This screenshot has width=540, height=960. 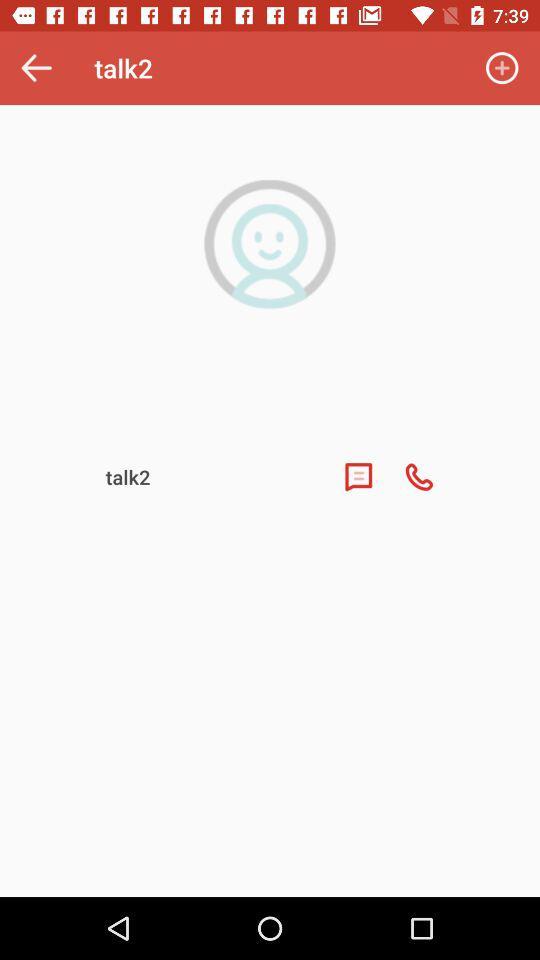 What do you see at coordinates (501, 68) in the screenshot?
I see `the icon at the top right corner` at bounding box center [501, 68].